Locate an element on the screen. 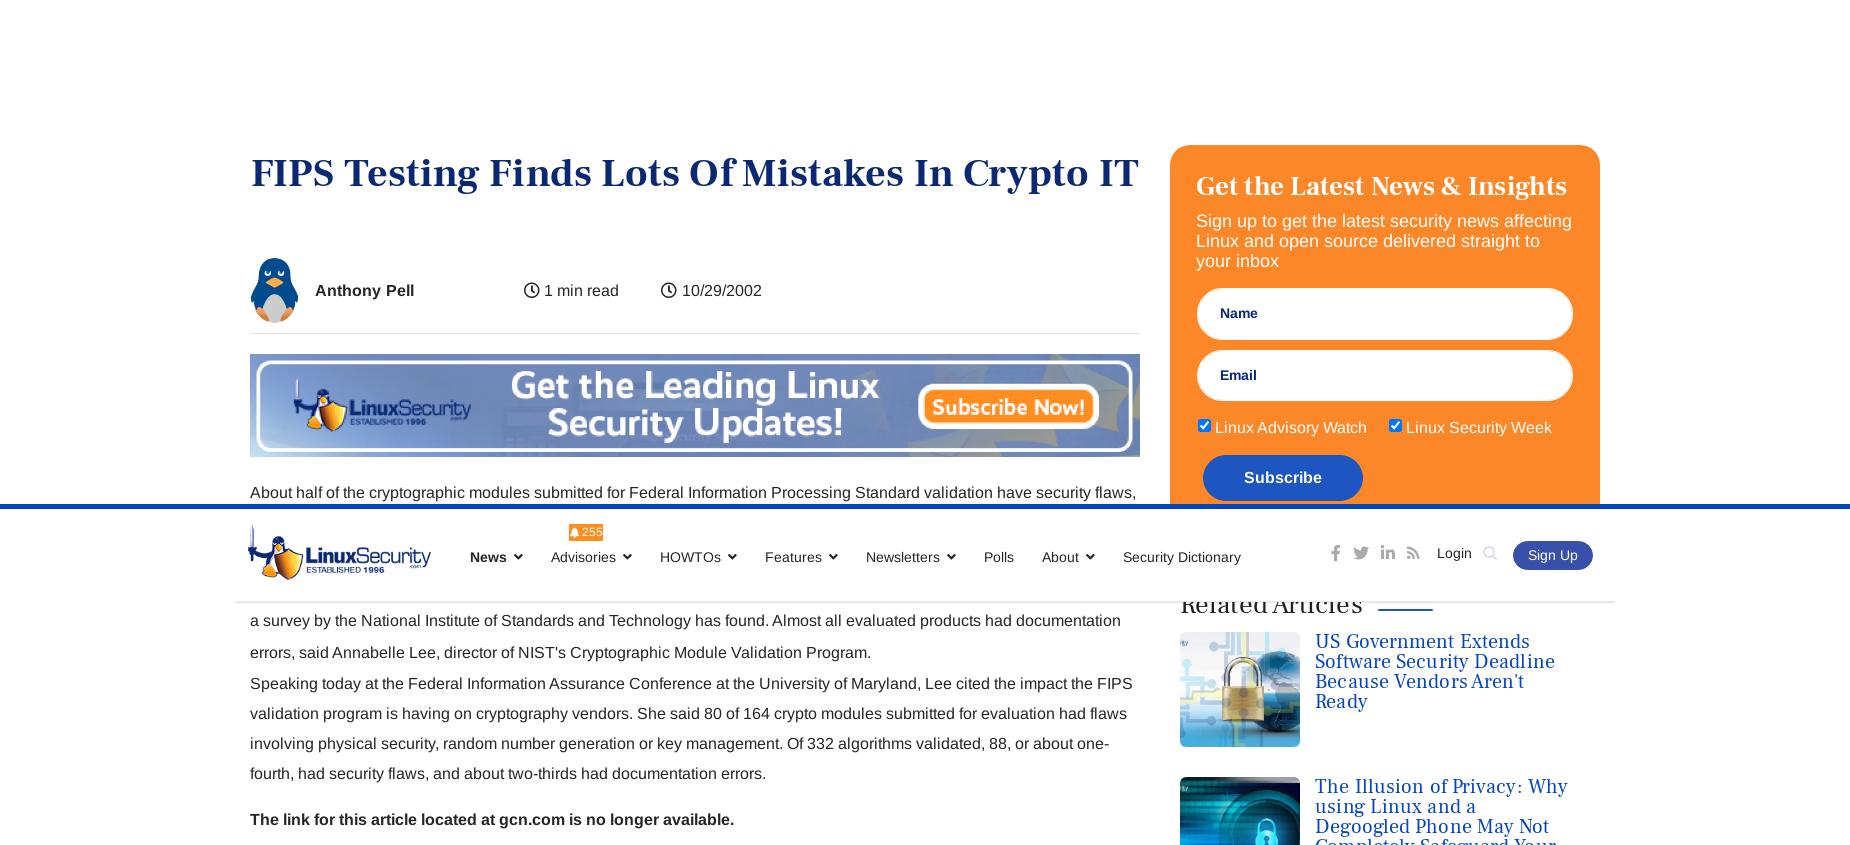  'Login' is located at coordinates (1453, 48).